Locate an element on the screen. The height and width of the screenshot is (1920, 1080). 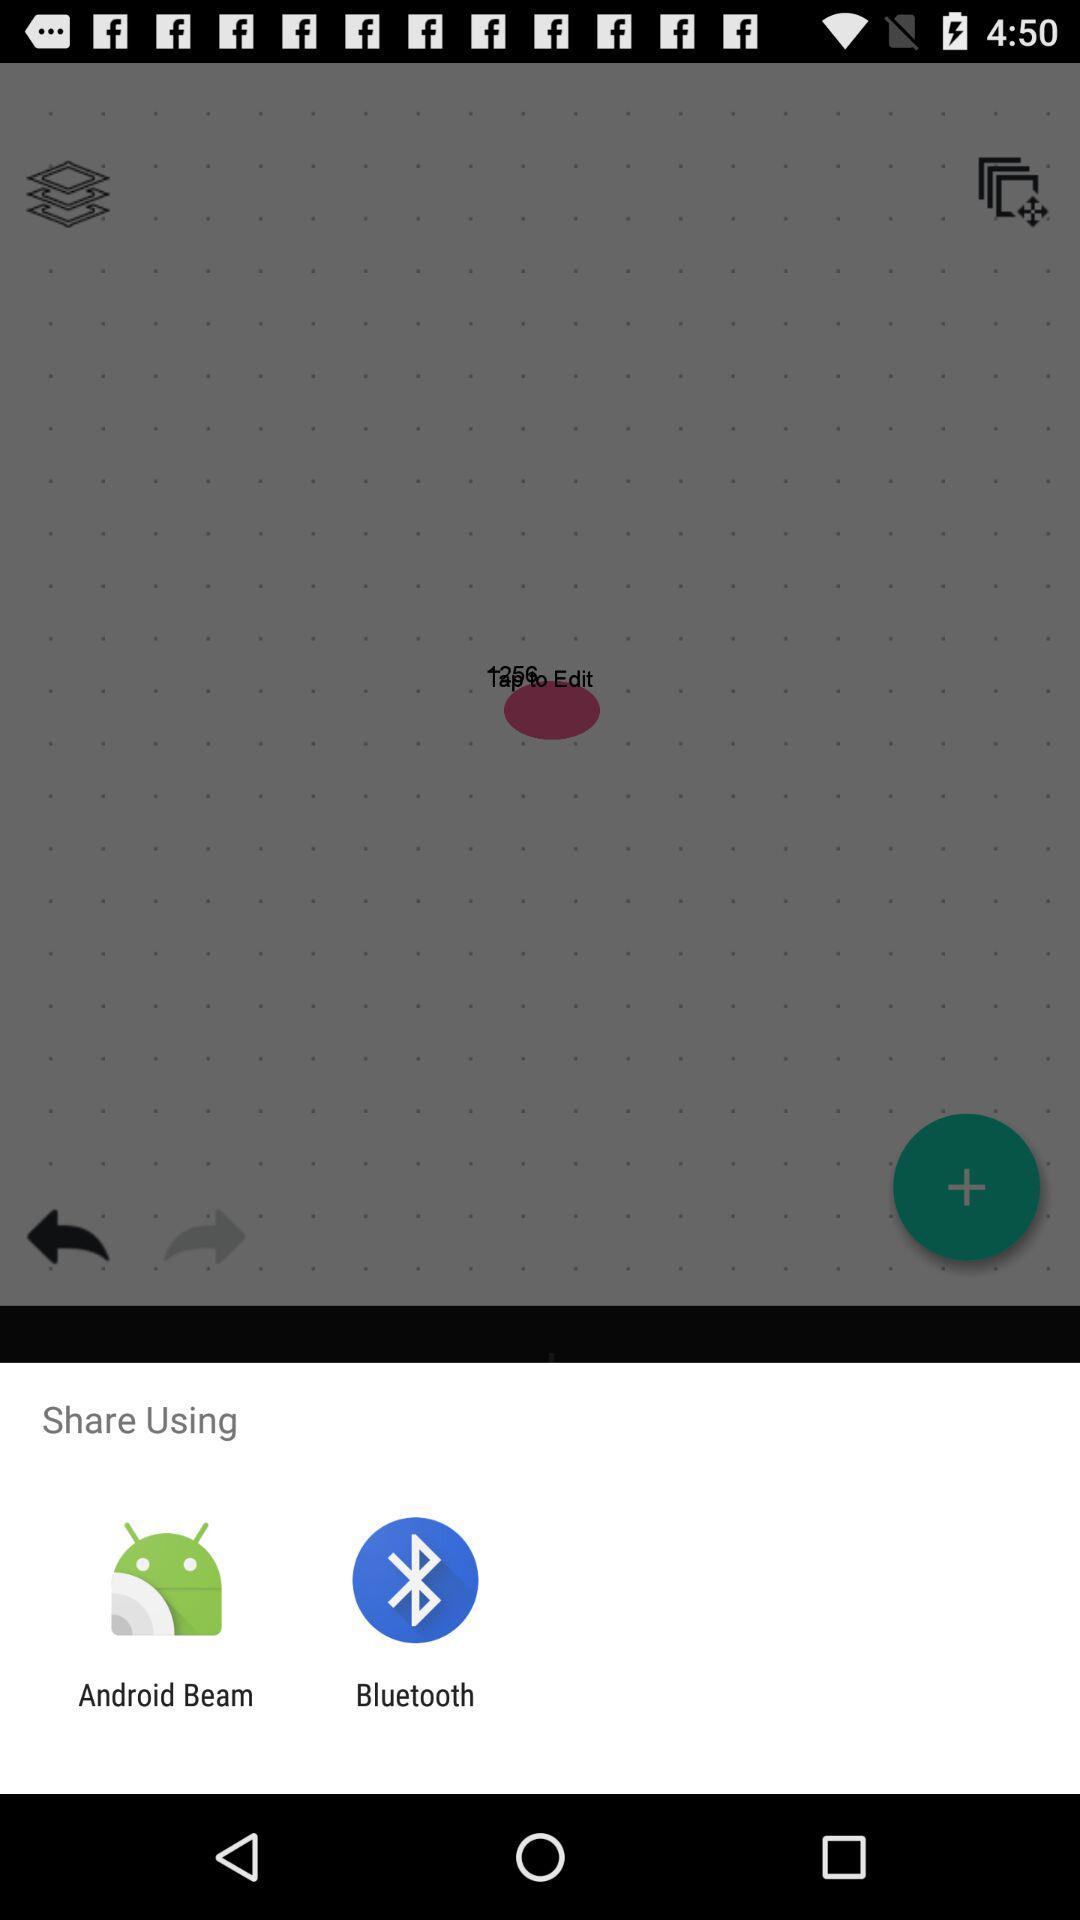
icon to the left of bluetooth item is located at coordinates (165, 1711).